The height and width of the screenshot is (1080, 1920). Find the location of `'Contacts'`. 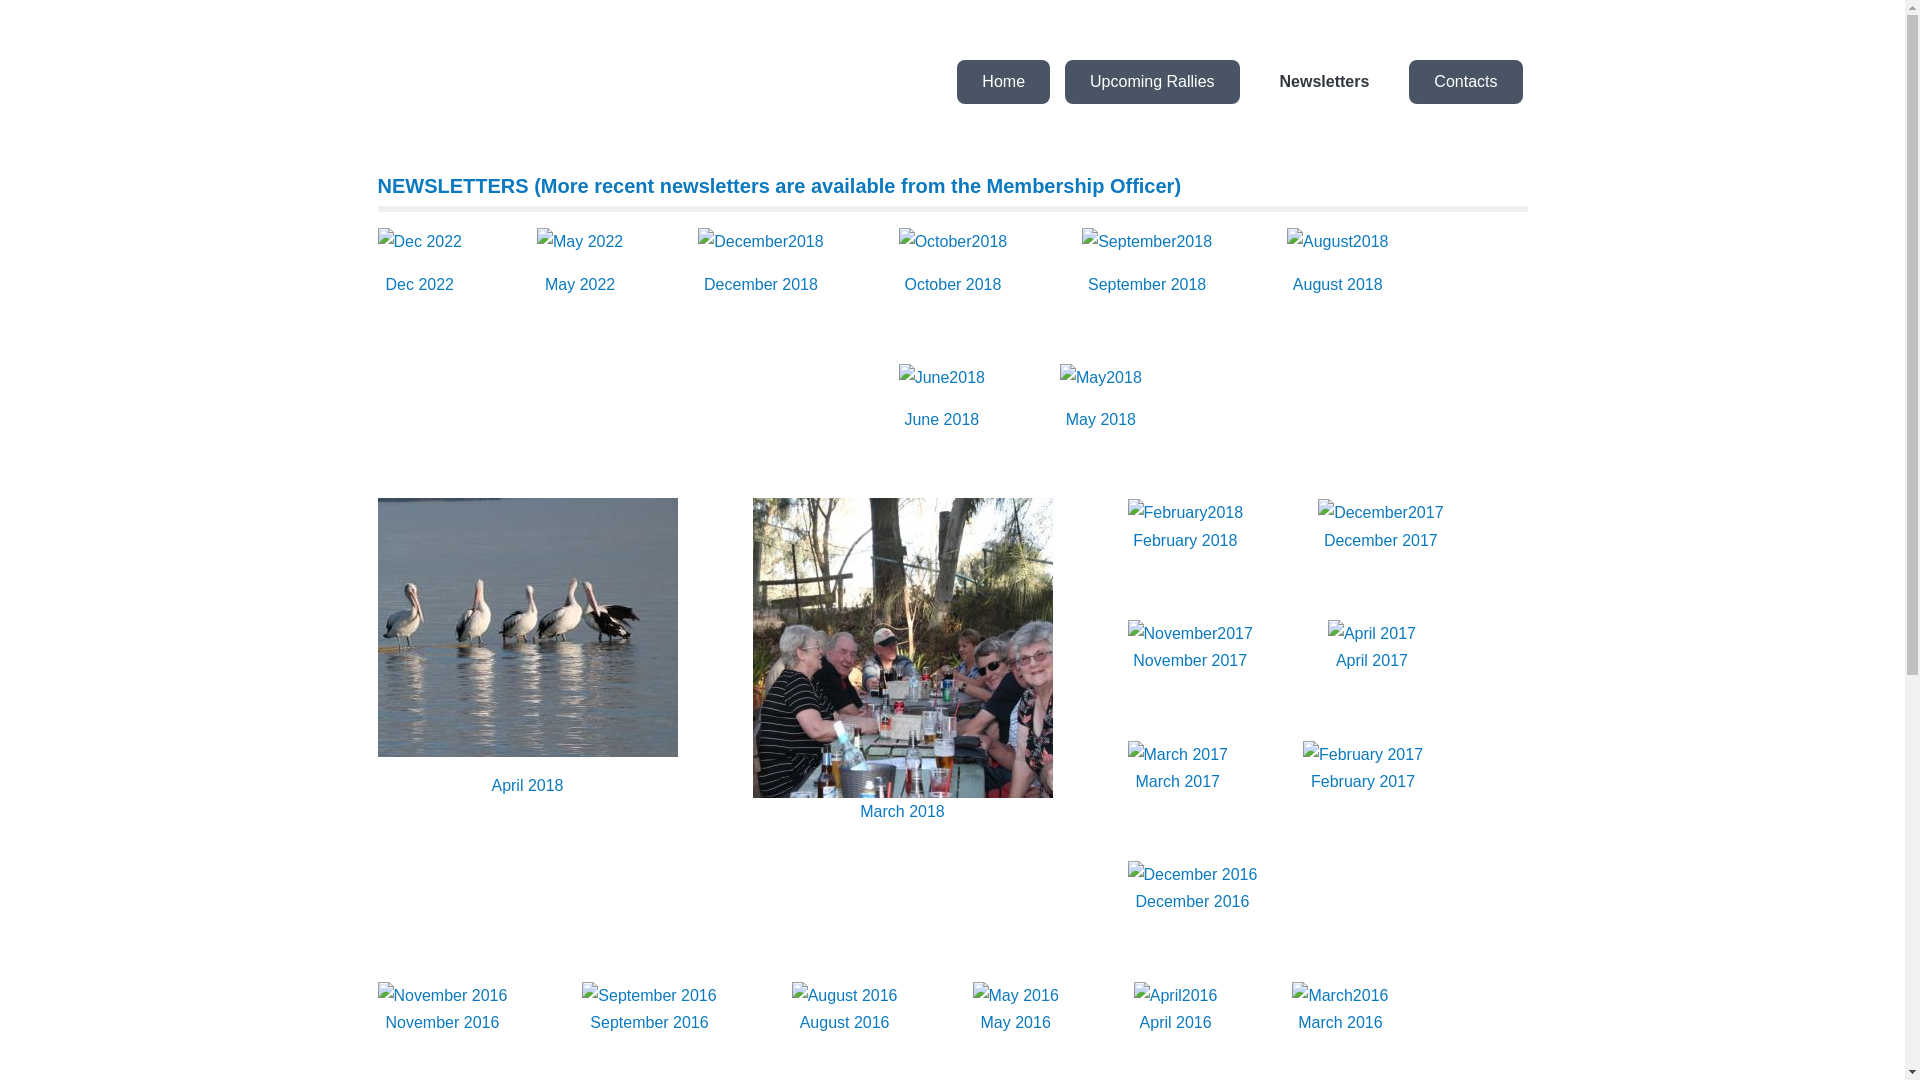

'Contacts' is located at coordinates (1465, 80).